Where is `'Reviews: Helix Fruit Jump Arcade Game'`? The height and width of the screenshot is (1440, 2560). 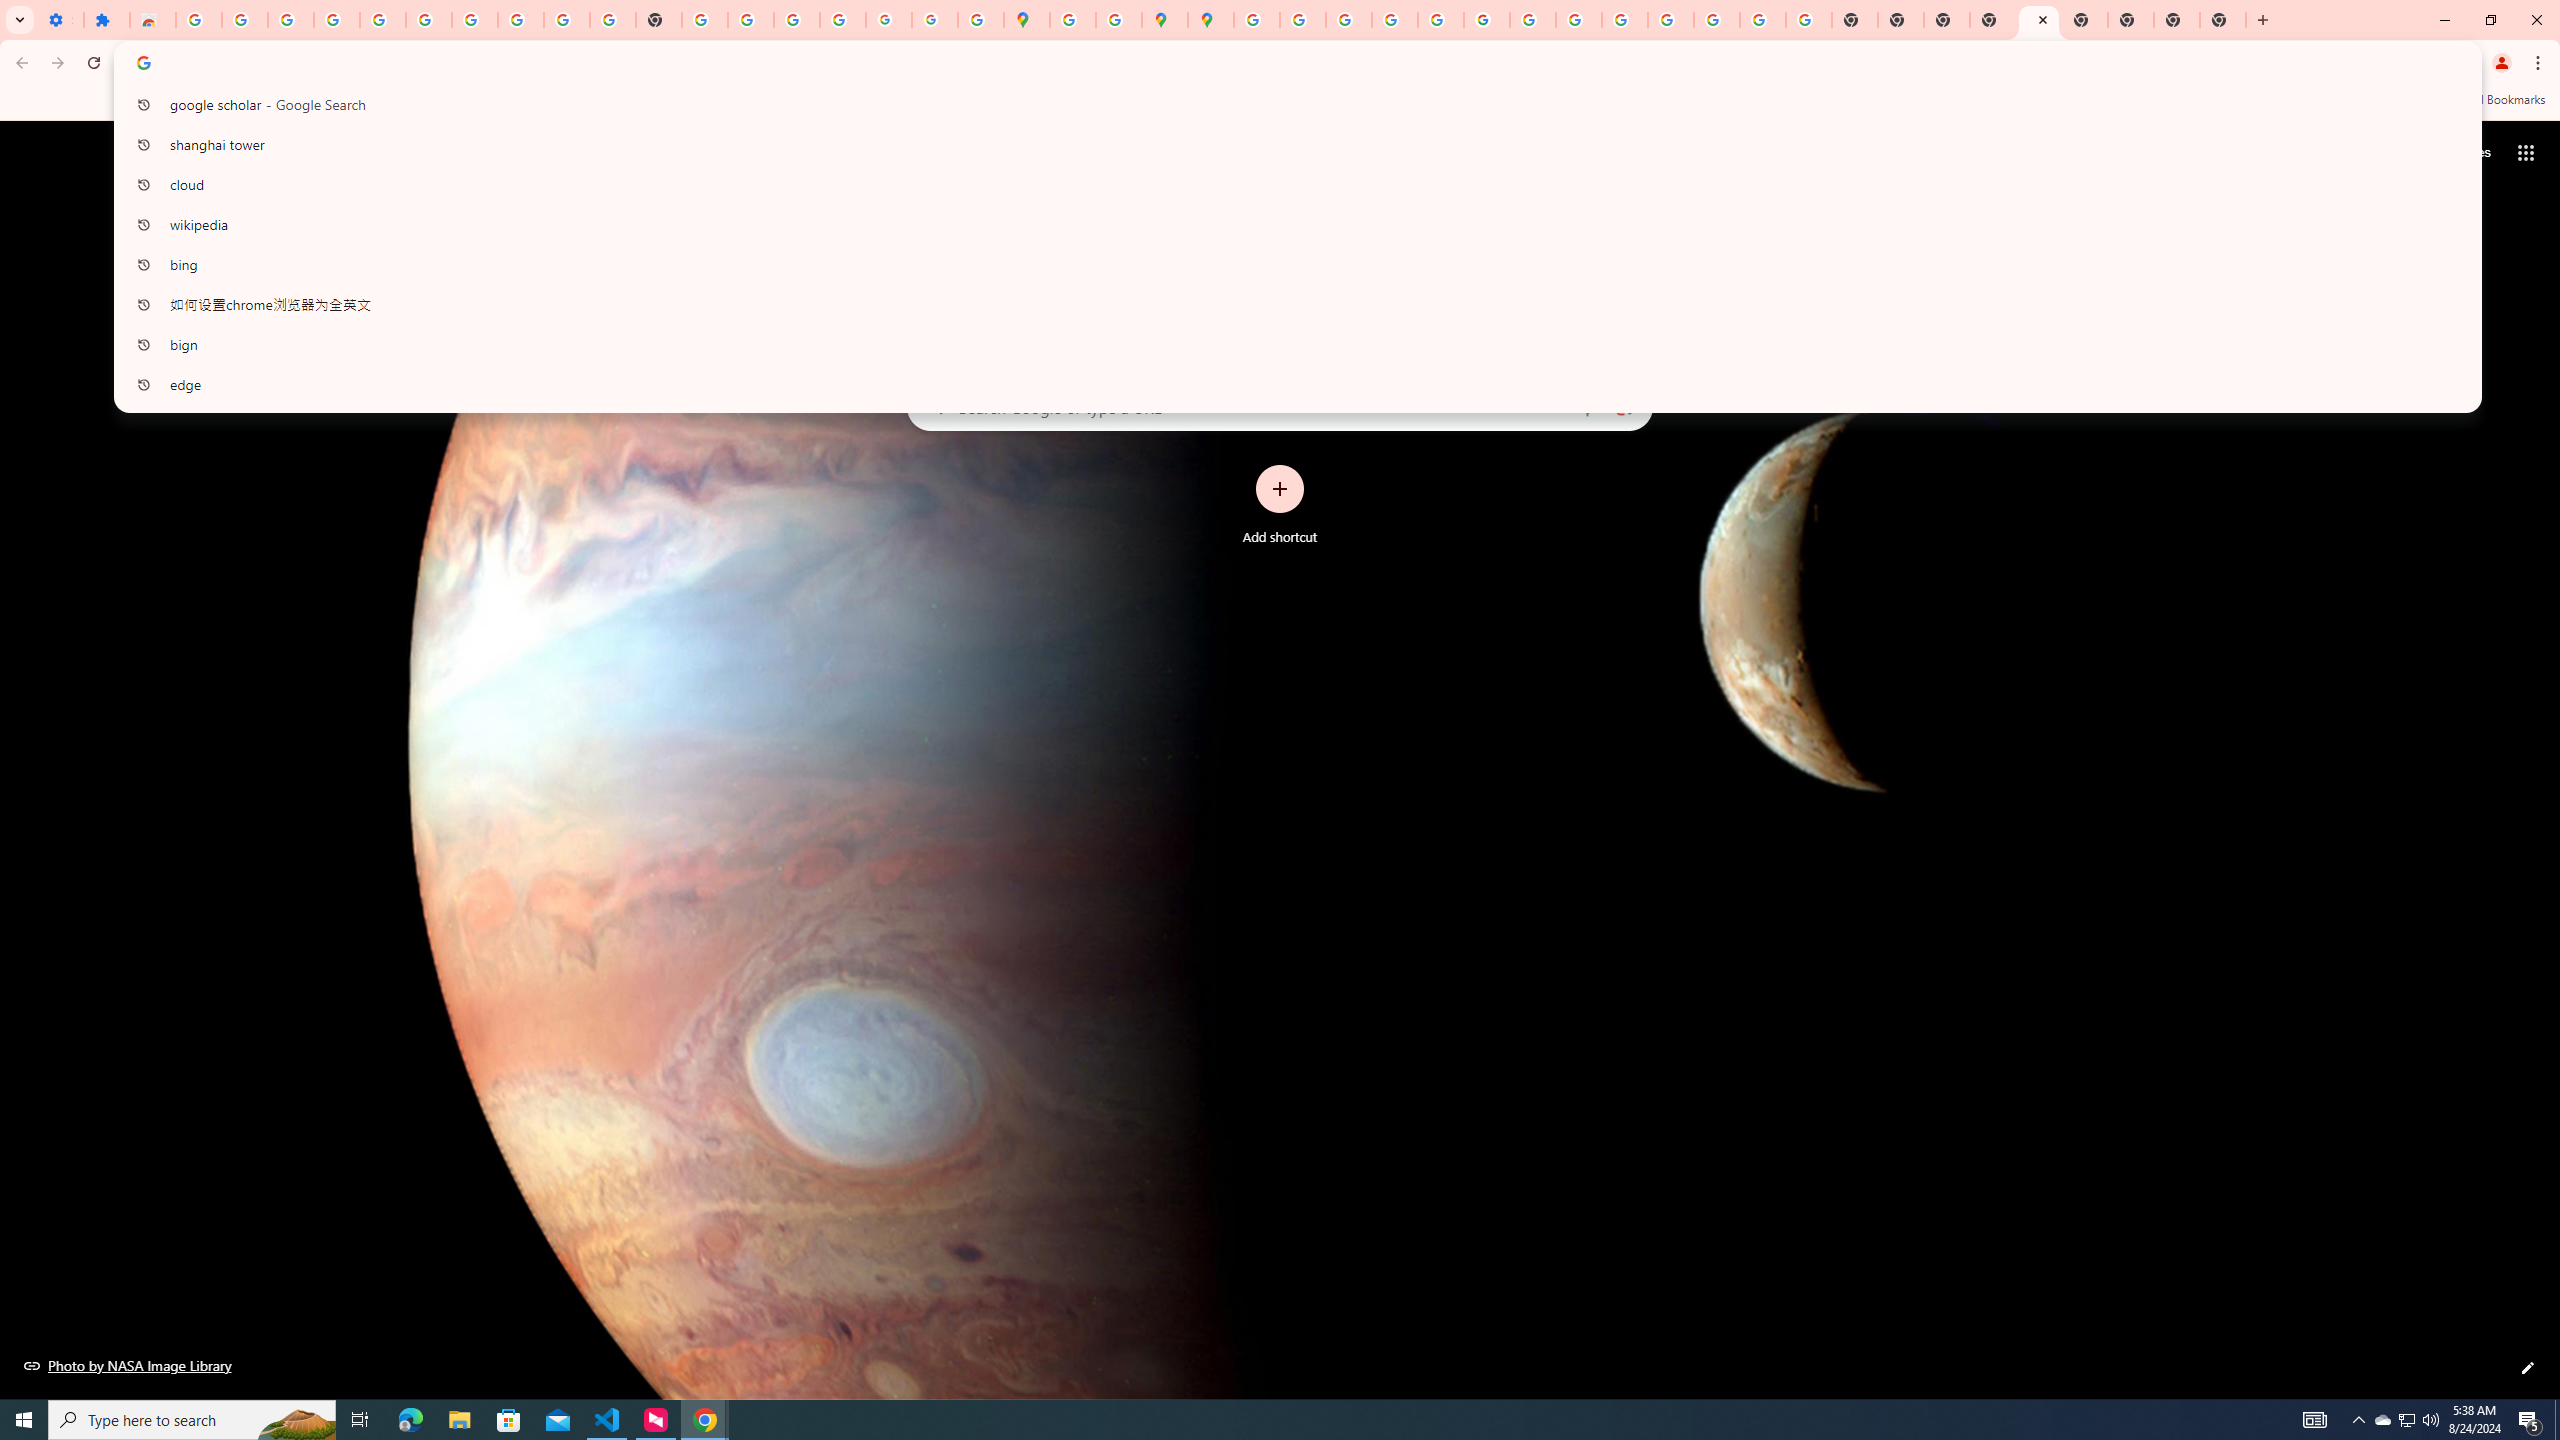 'Reviews: Helix Fruit Jump Arcade Game' is located at coordinates (151, 19).